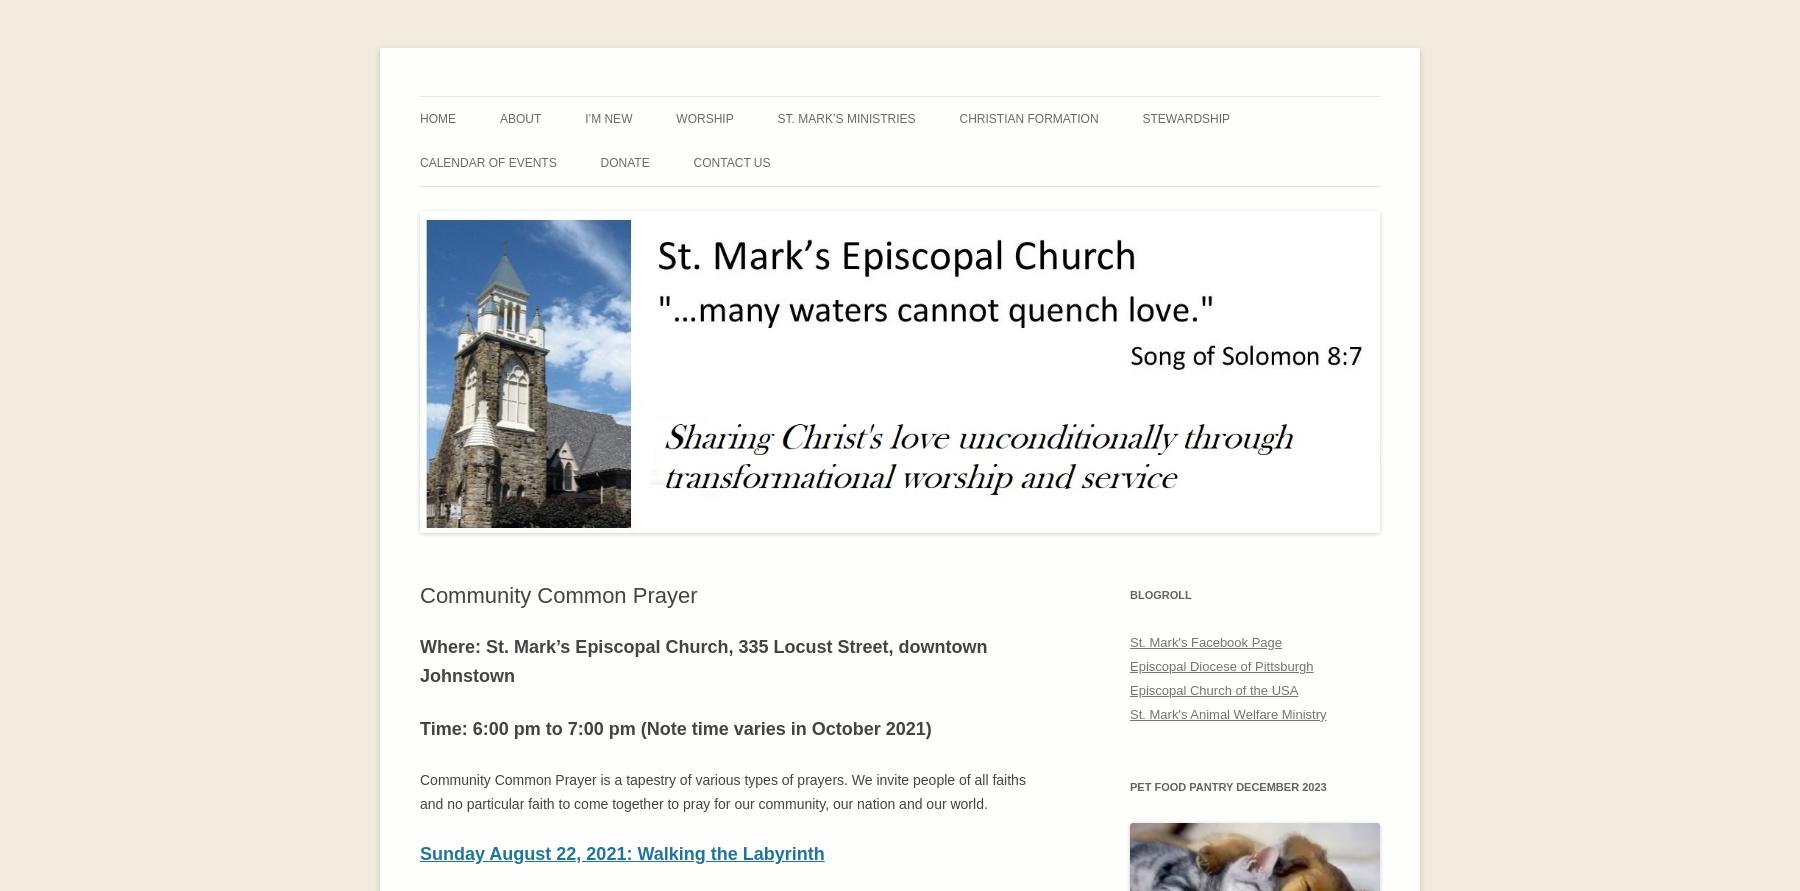 This screenshot has width=1800, height=891. I want to click on 'Christian Formation', so click(958, 118).